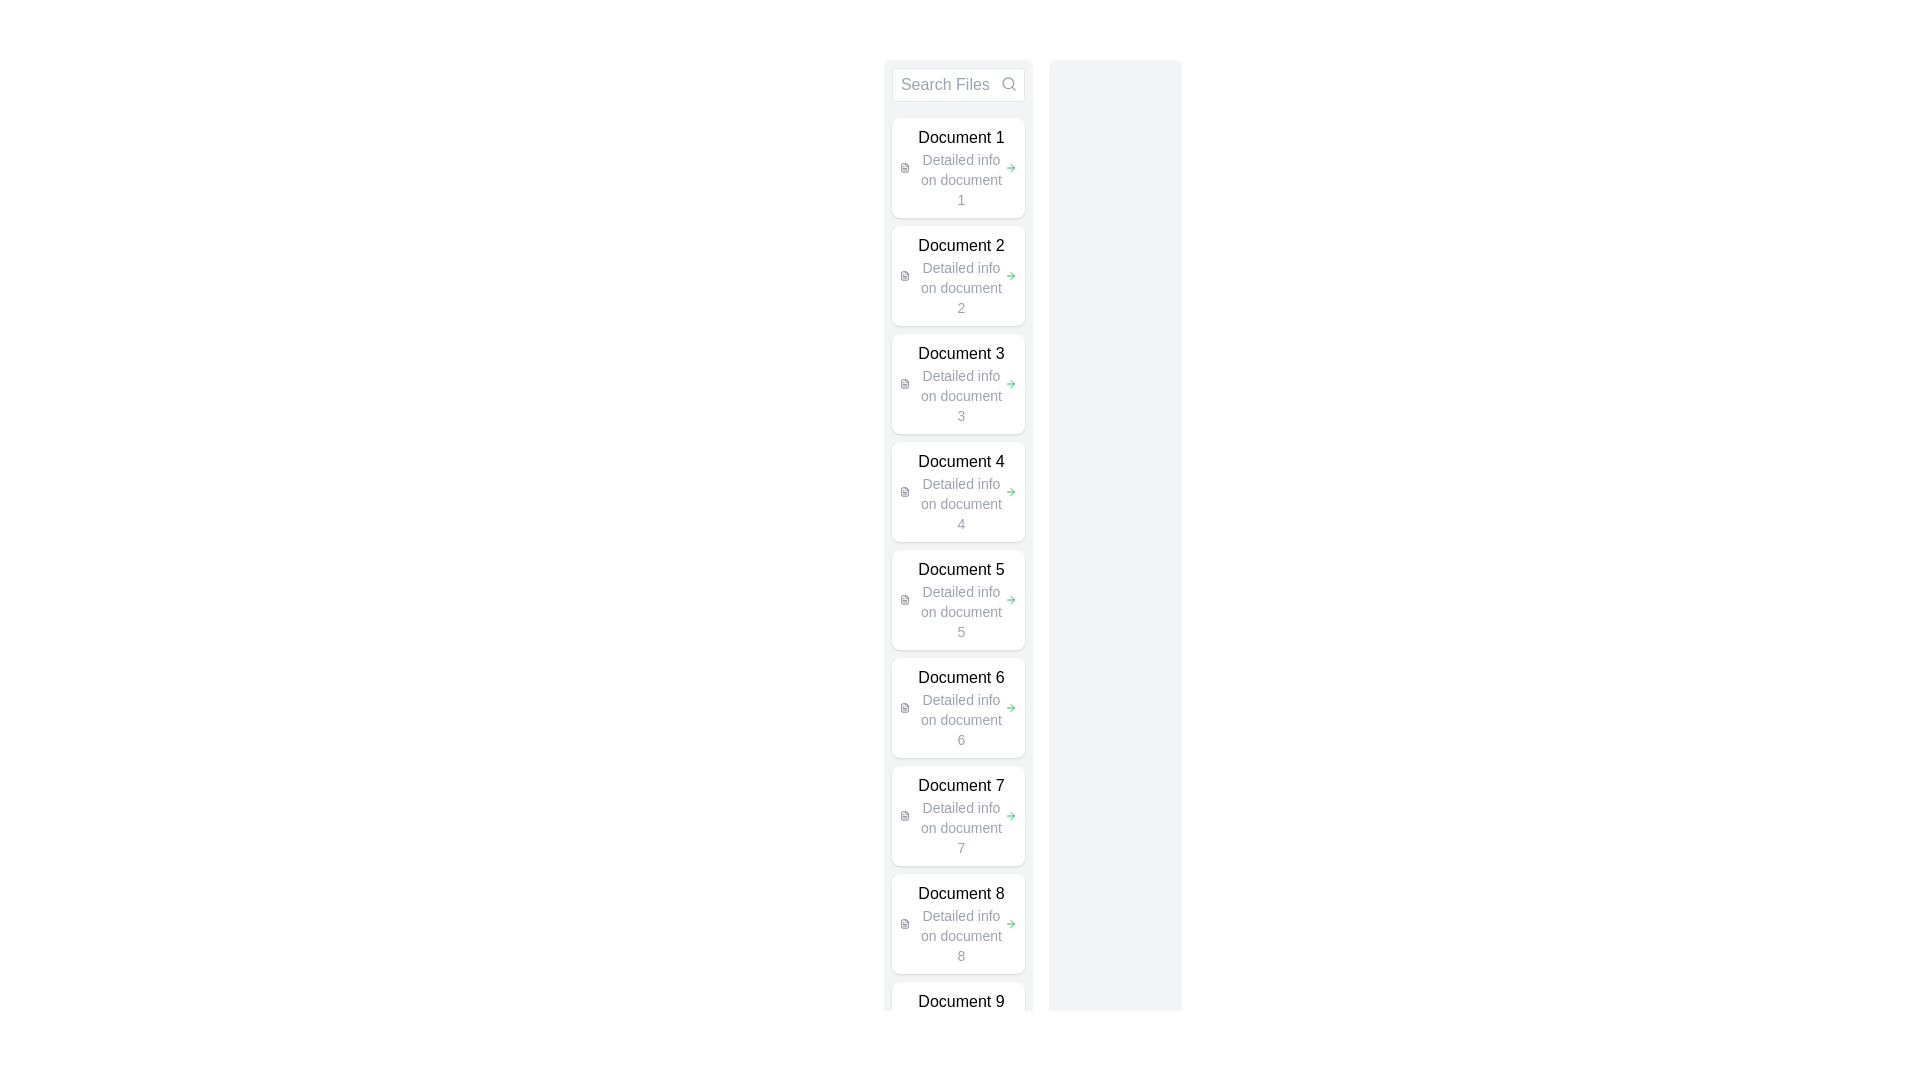 Image resolution: width=1920 pixels, height=1080 pixels. What do you see at coordinates (961, 707) in the screenshot?
I see `the Text Label displaying 'Document 6' with detailed info on document 6, which is the sixth item in a vertical list of cards` at bounding box center [961, 707].